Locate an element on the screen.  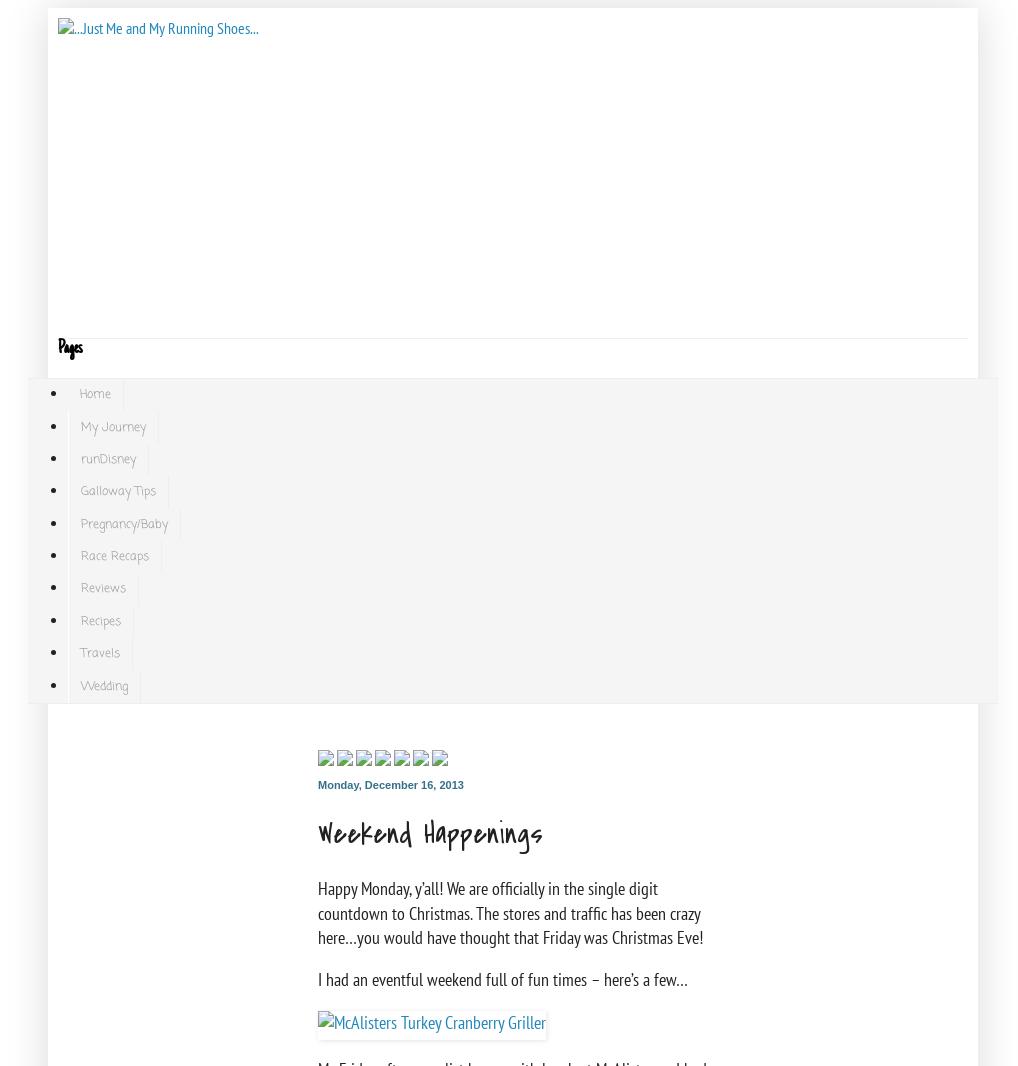
'Race Recaps' is located at coordinates (114, 555).